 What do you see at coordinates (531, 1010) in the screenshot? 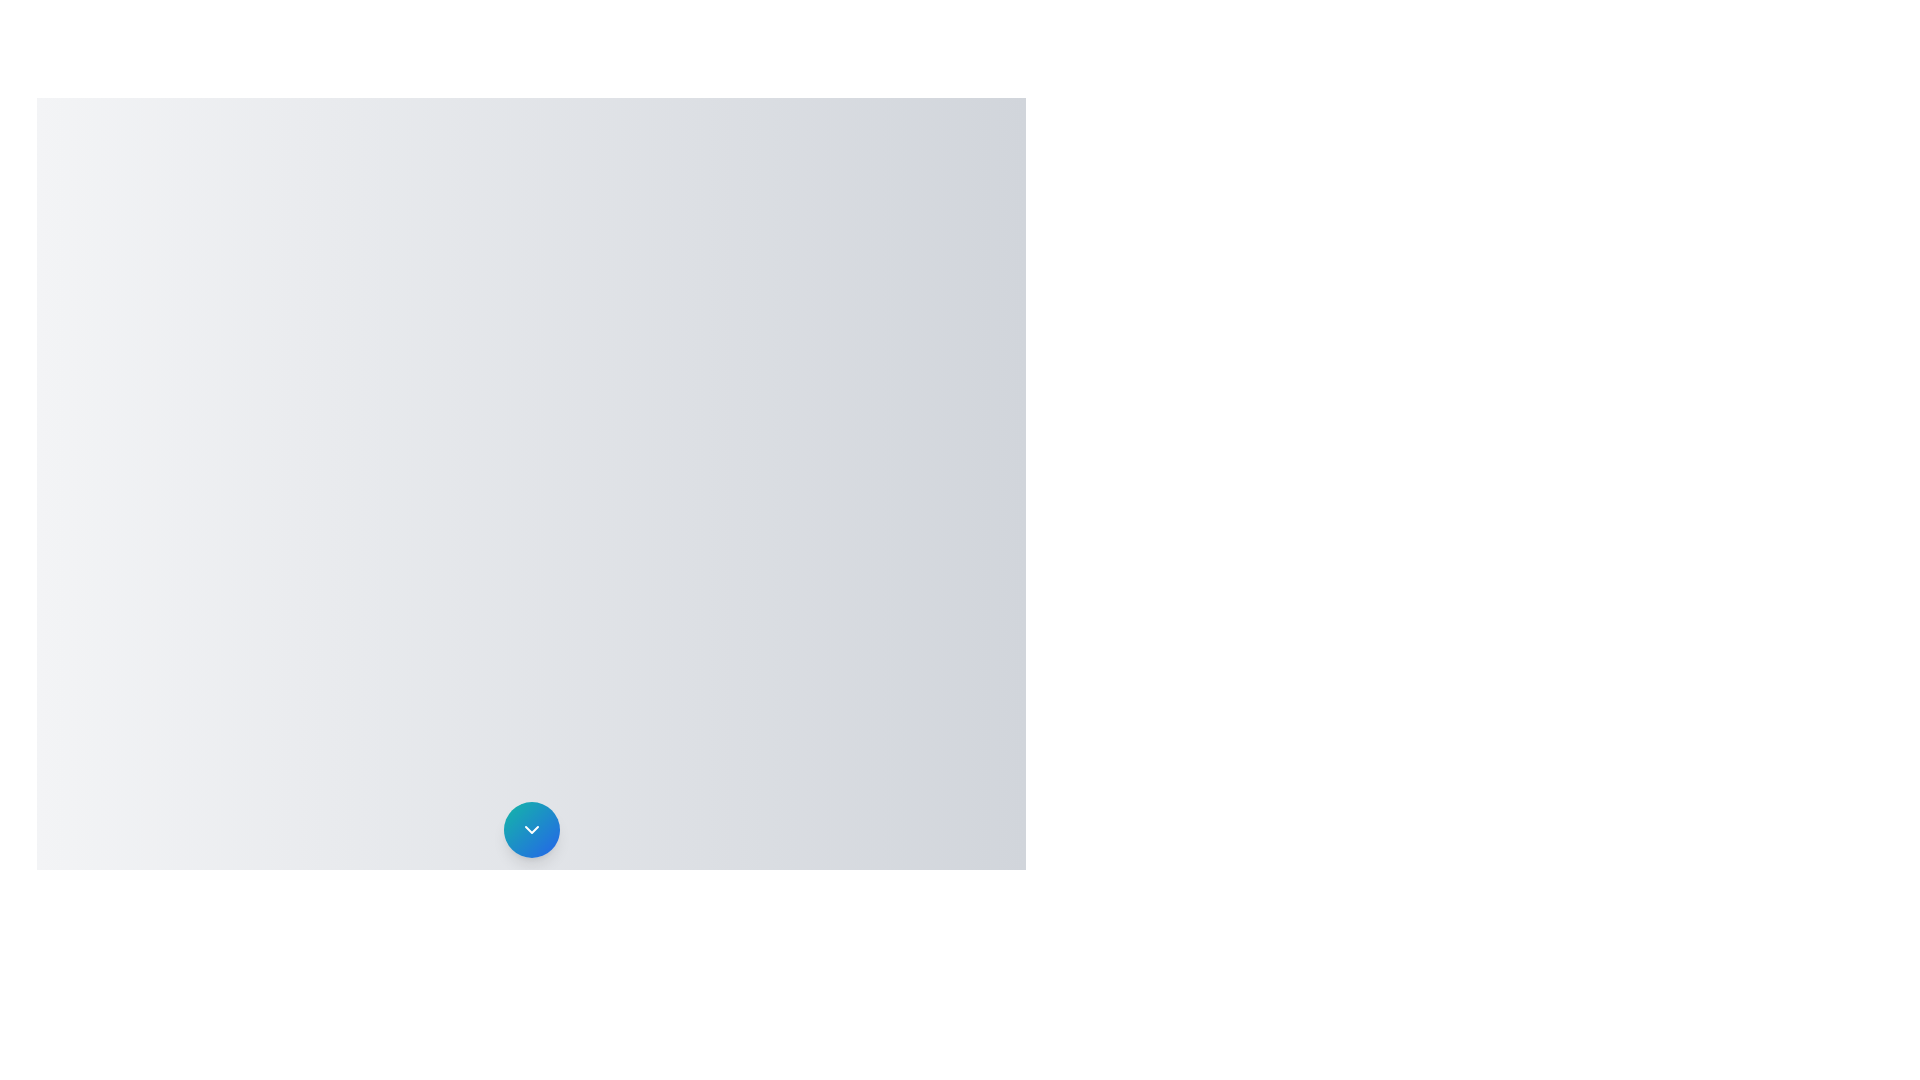
I see `the Favorites menu item in the NotificationSpeedDial` at bounding box center [531, 1010].